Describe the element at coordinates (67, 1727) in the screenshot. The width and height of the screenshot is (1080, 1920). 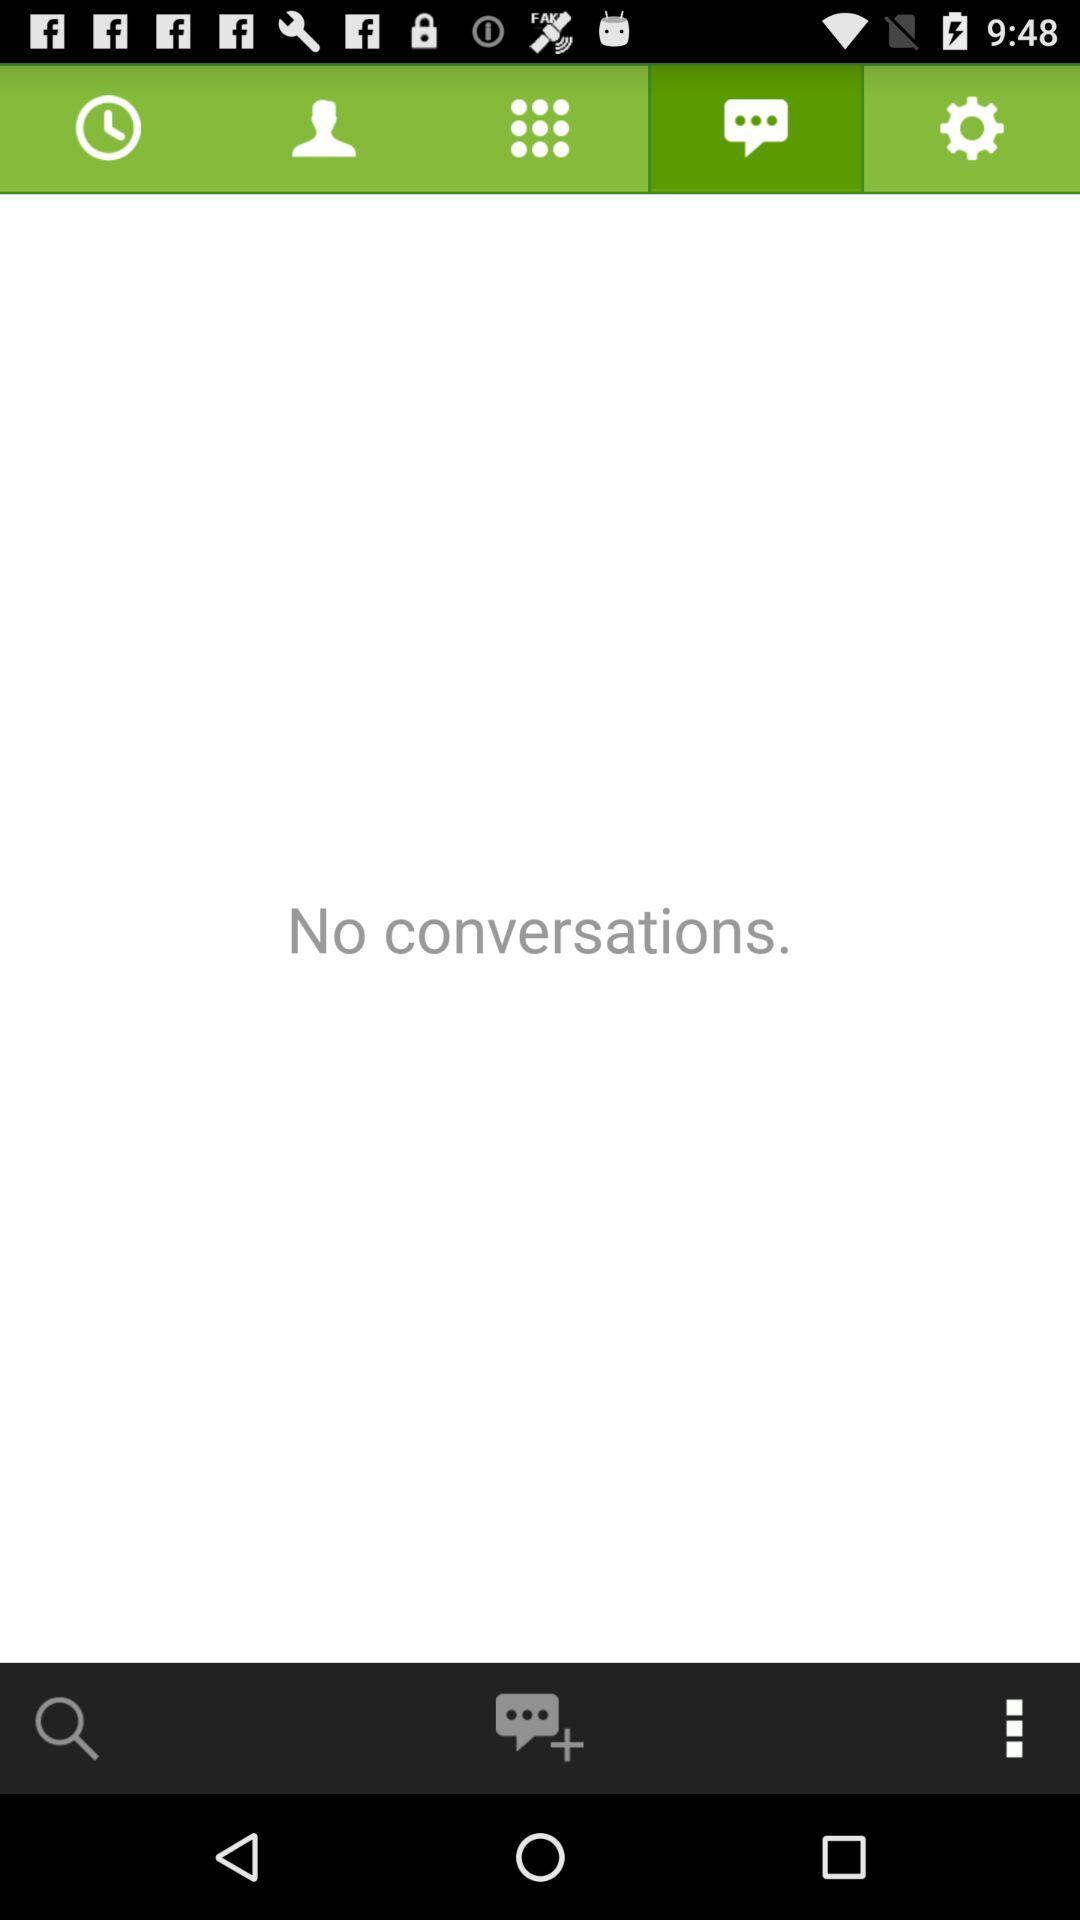
I see `search conversations` at that location.